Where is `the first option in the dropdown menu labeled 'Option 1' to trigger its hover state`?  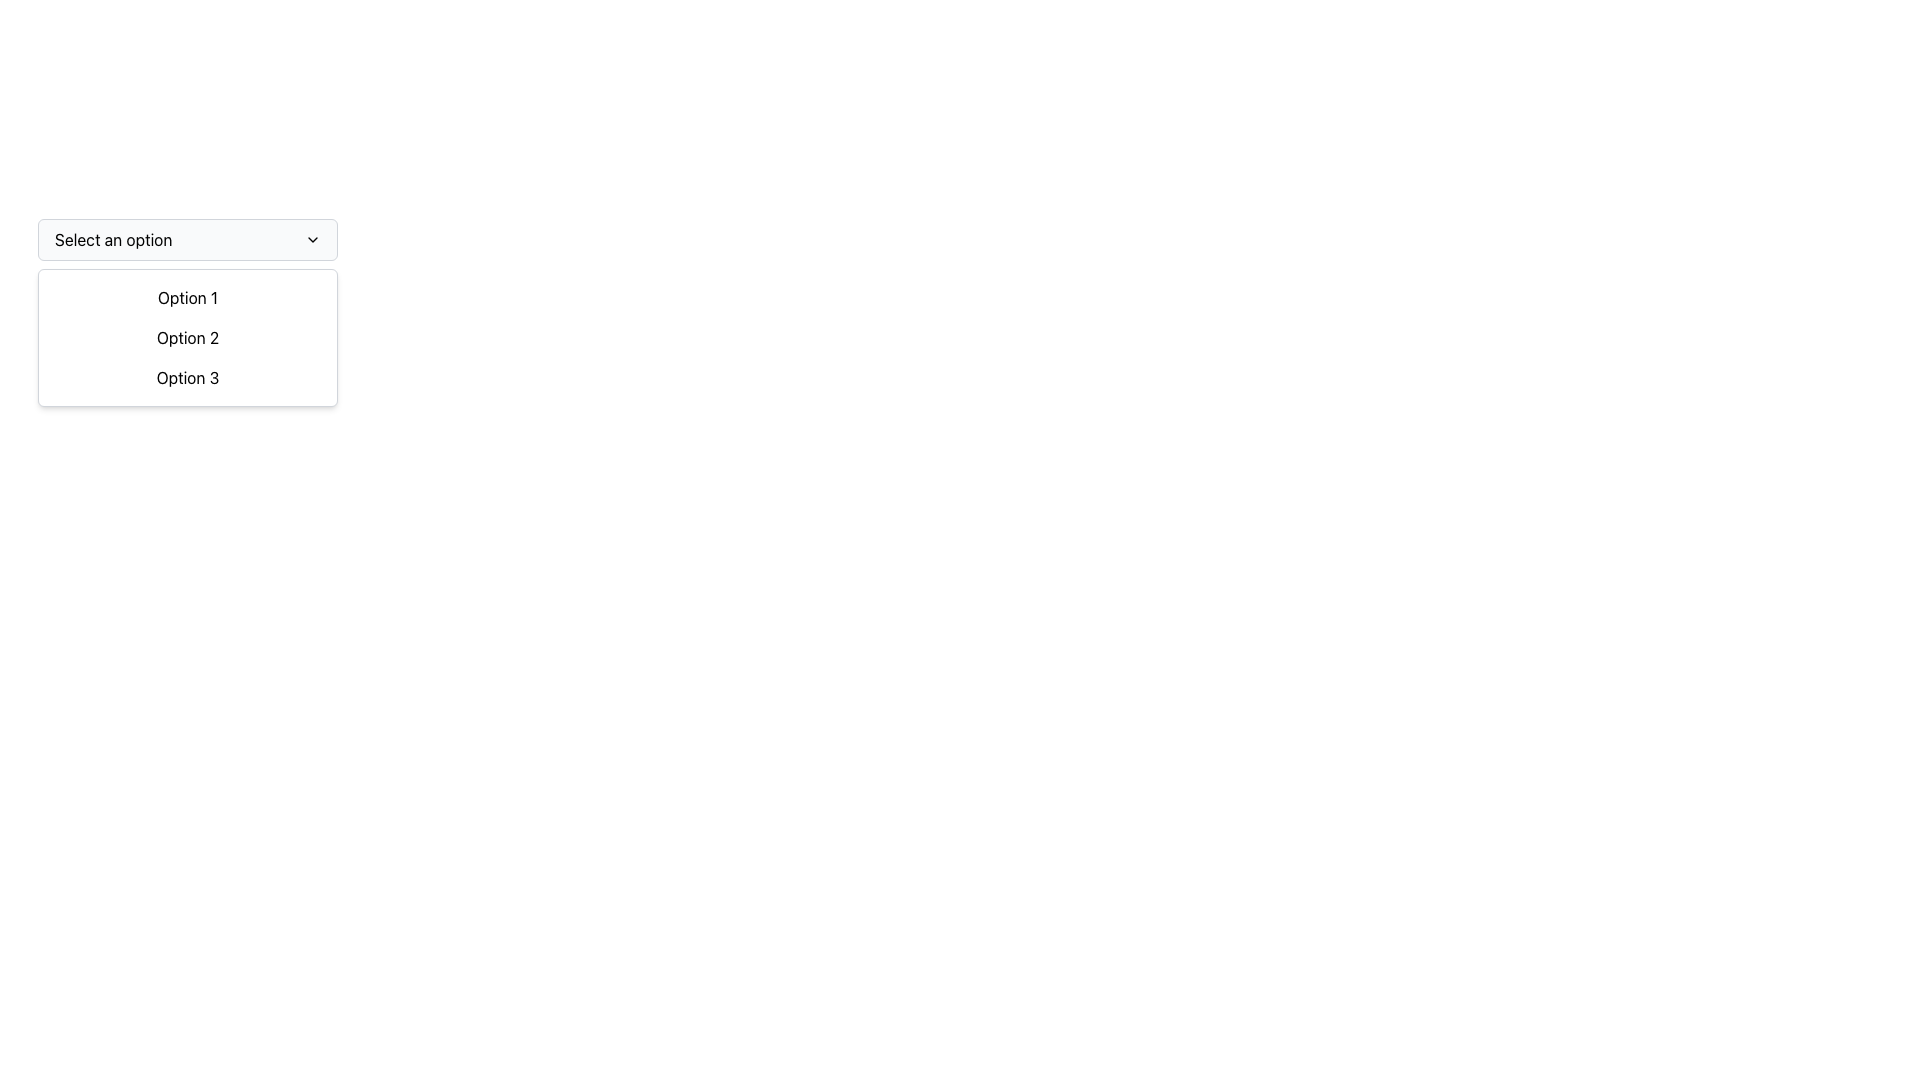
the first option in the dropdown menu labeled 'Option 1' to trigger its hover state is located at coordinates (187, 297).